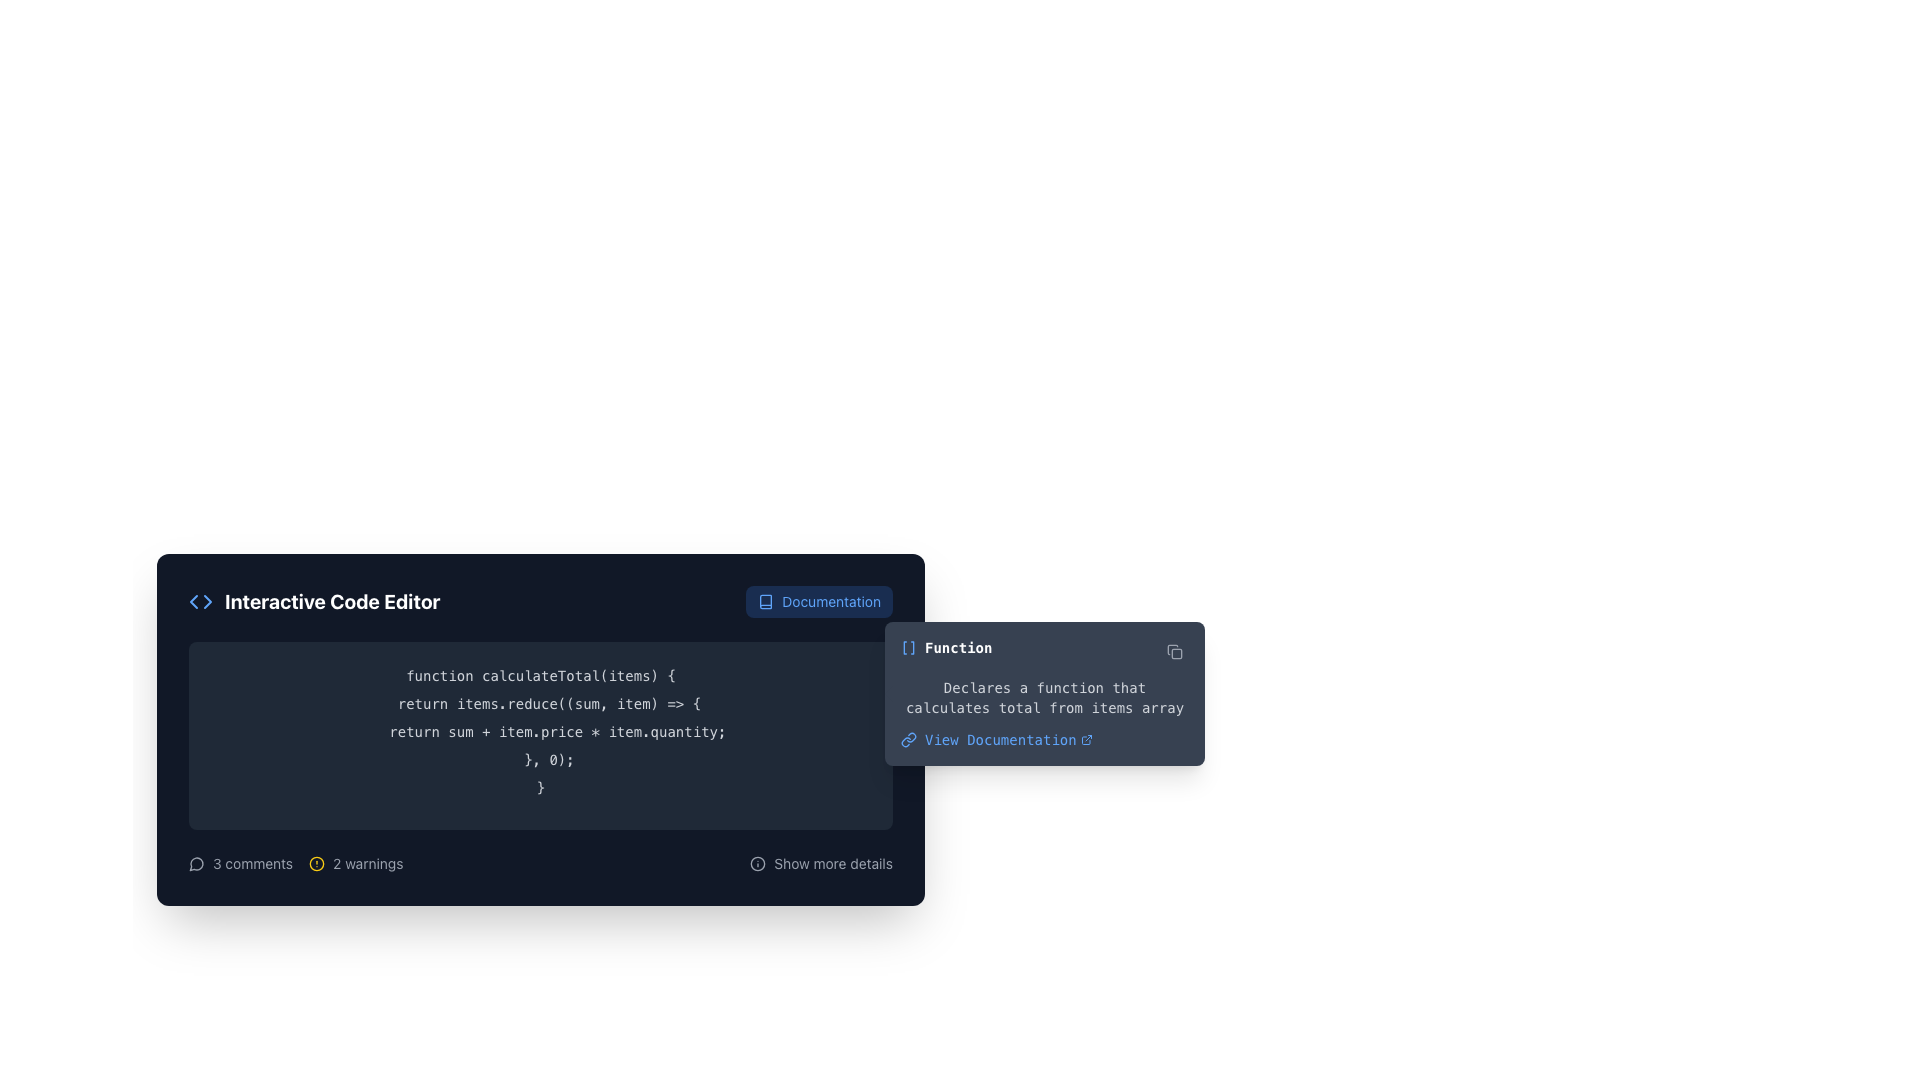  What do you see at coordinates (757, 863) in the screenshot?
I see `the SVG-based decorative icon representing informational context, which is located at the left edge of the 'Show more details' link in the bottom-right section of the interface` at bounding box center [757, 863].